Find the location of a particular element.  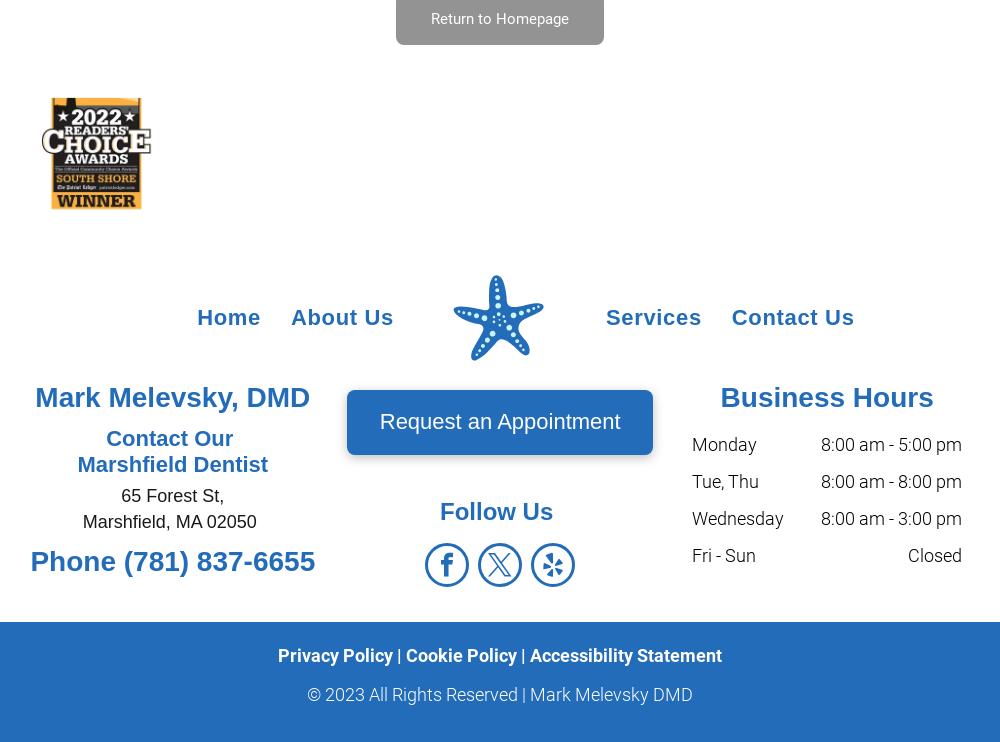

'About Us' is located at coordinates (341, 316).